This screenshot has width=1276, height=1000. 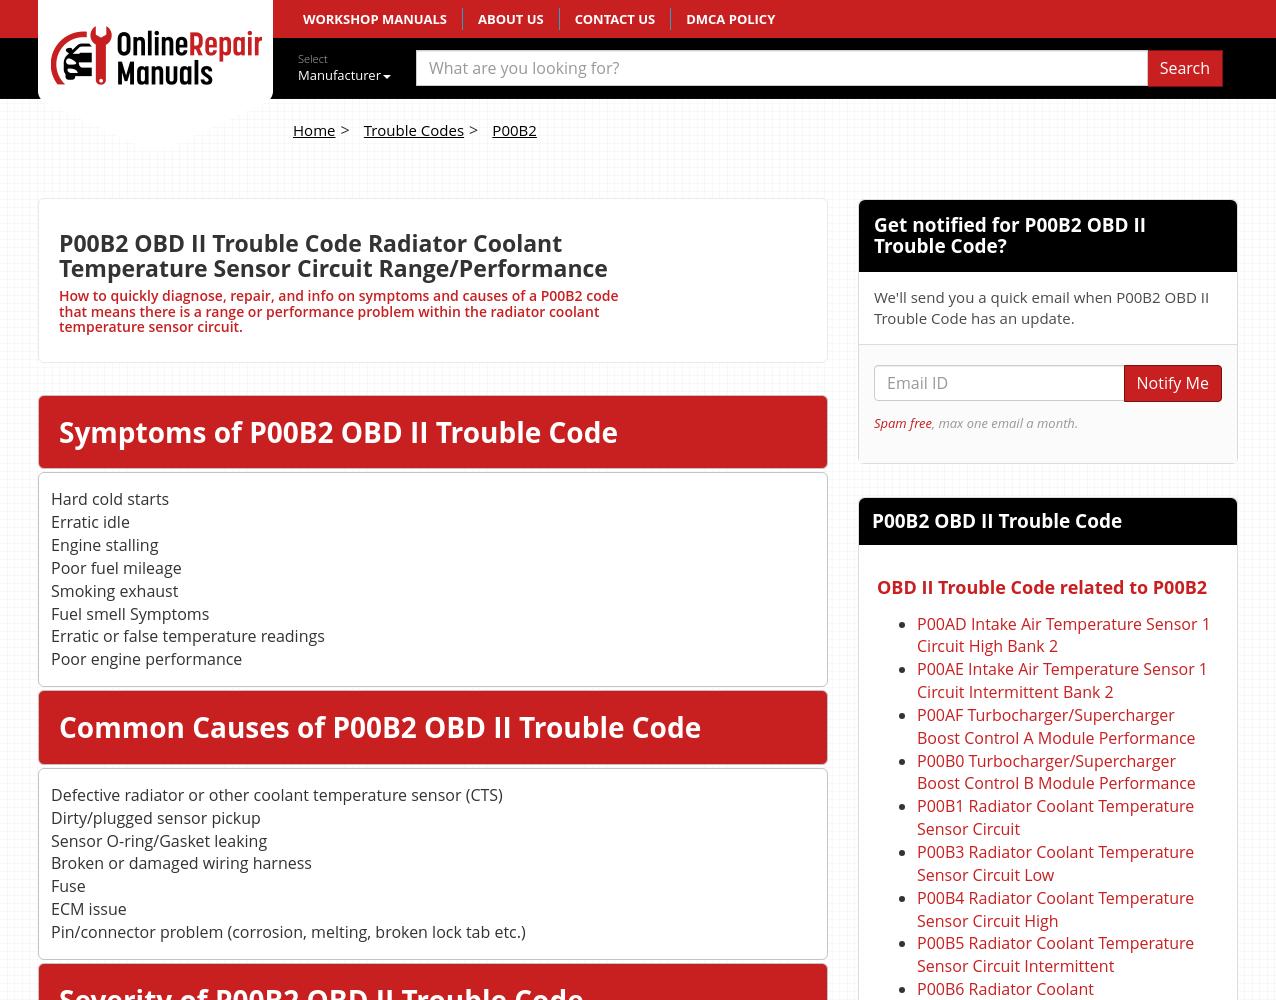 I want to click on 'Engine stalling', so click(x=103, y=545).